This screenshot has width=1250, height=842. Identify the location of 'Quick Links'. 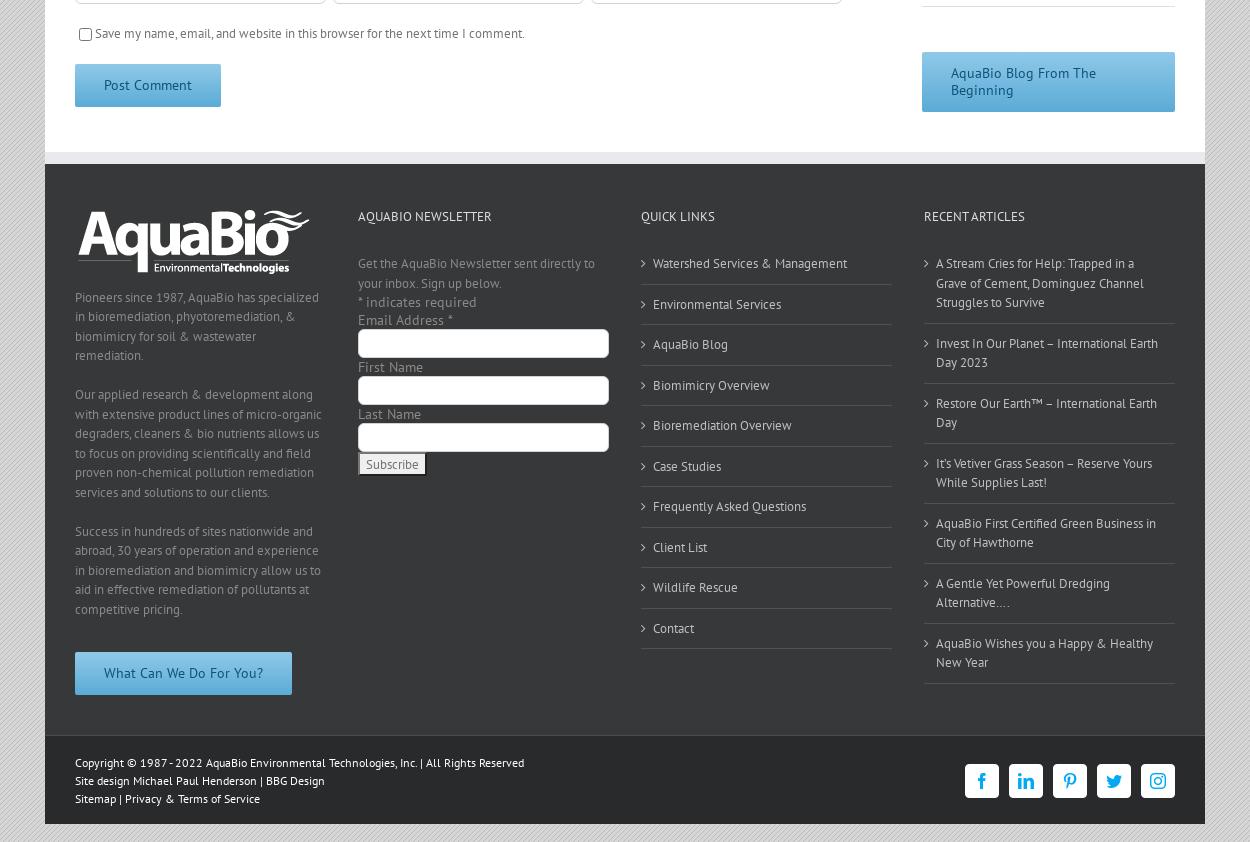
(641, 215).